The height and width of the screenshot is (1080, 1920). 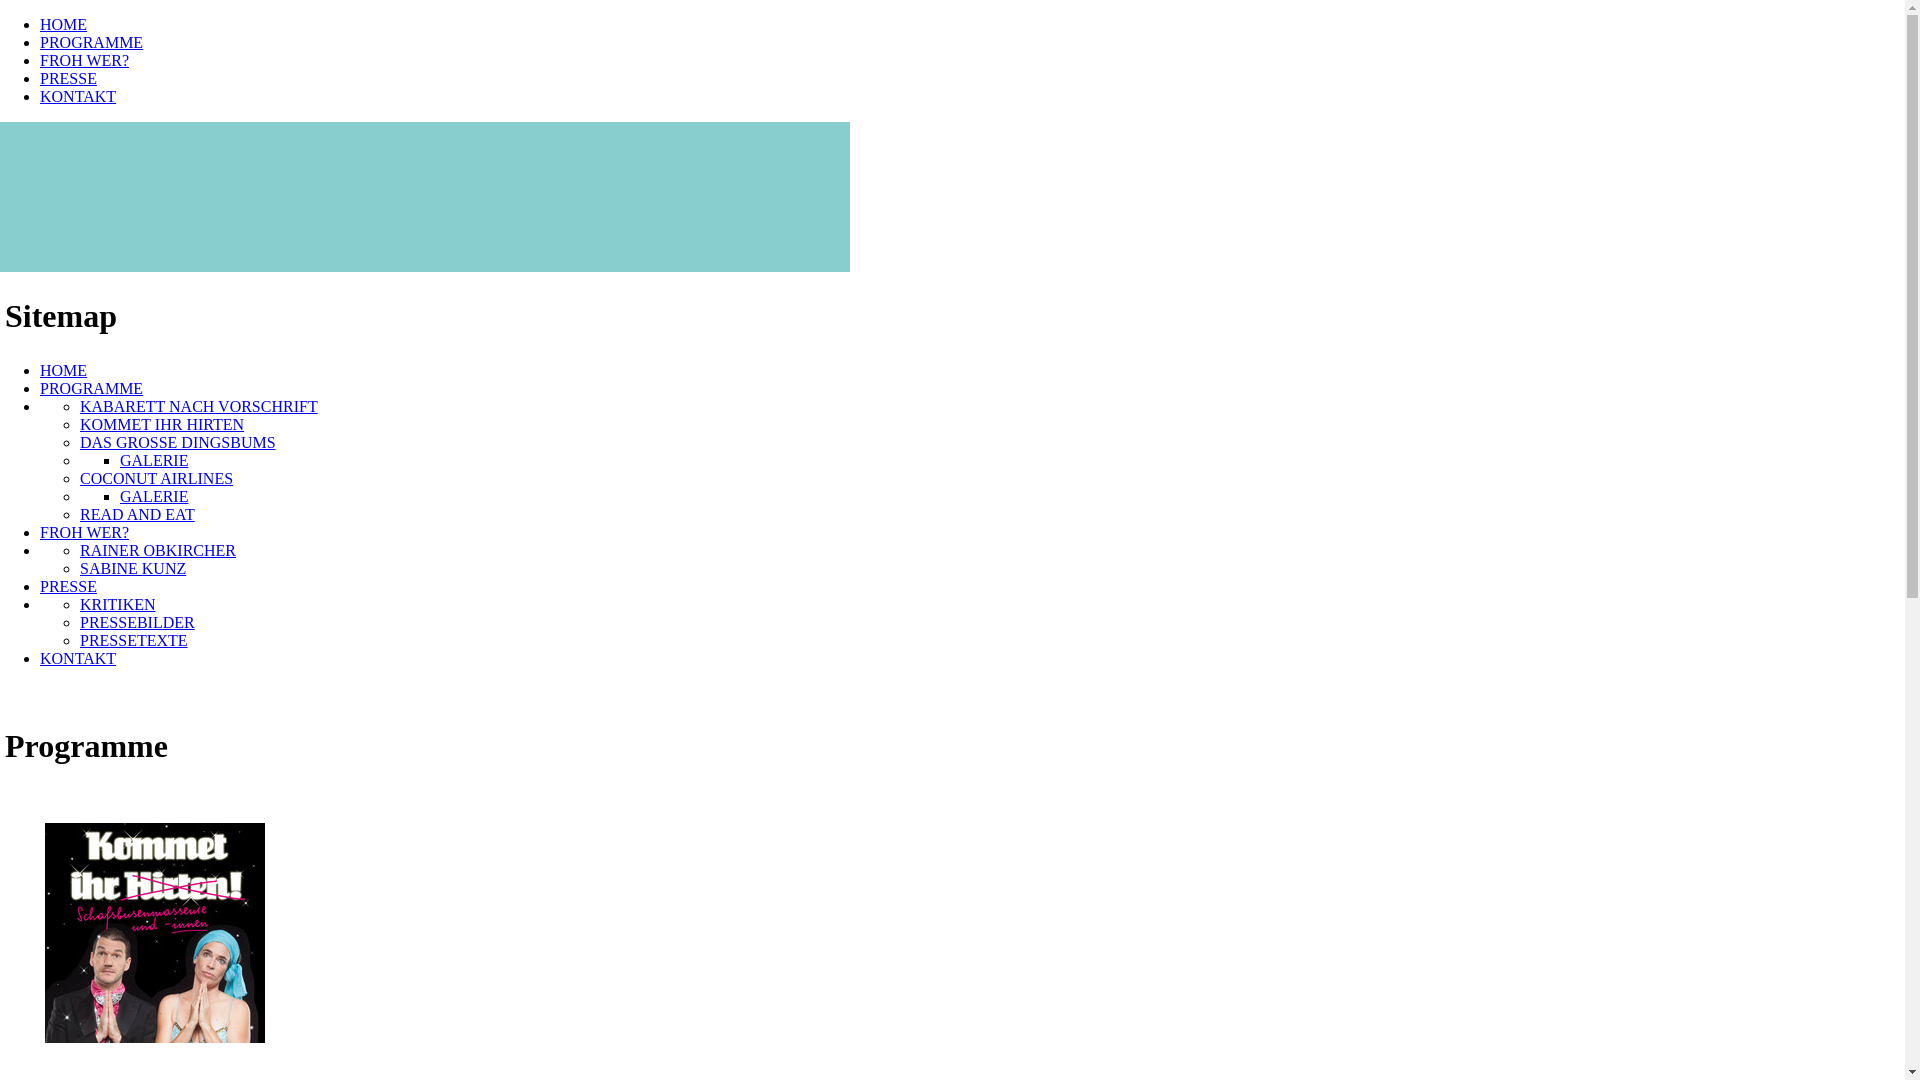 What do you see at coordinates (63, 370) in the screenshot?
I see `'HOME'` at bounding box center [63, 370].